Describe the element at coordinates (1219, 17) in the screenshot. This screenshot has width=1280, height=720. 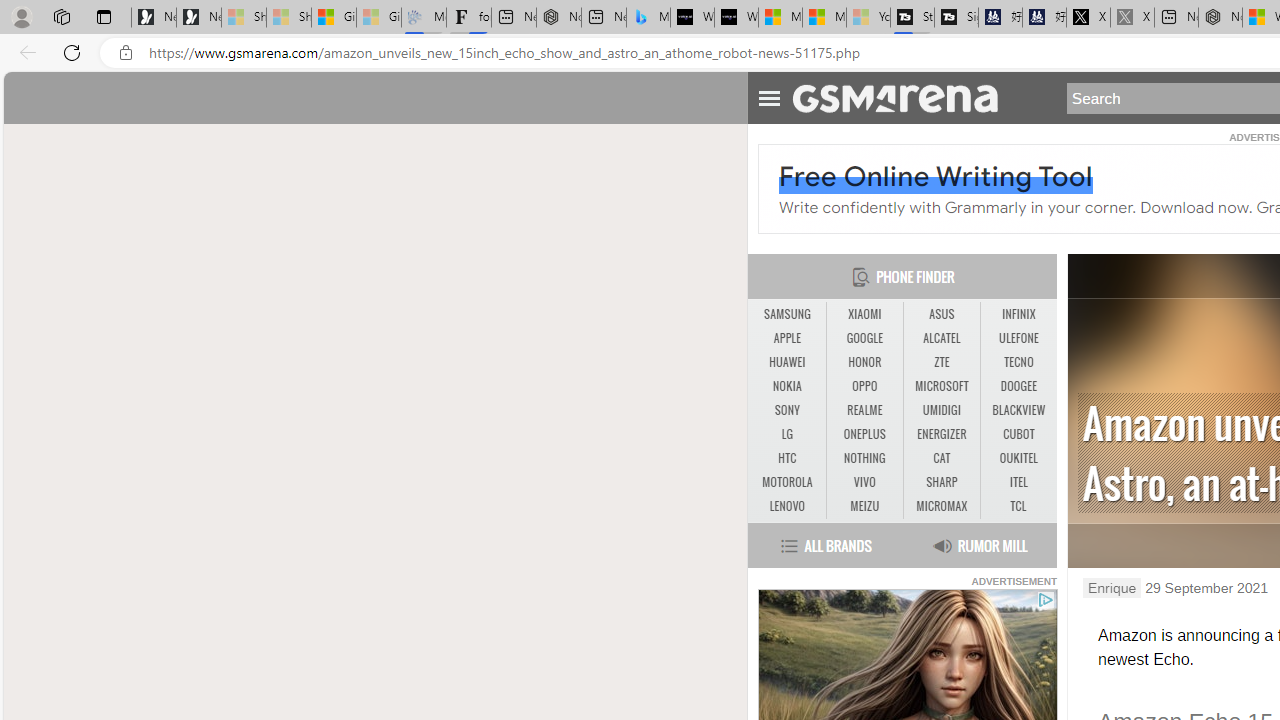
I see `'Nordace - My Account'` at that location.